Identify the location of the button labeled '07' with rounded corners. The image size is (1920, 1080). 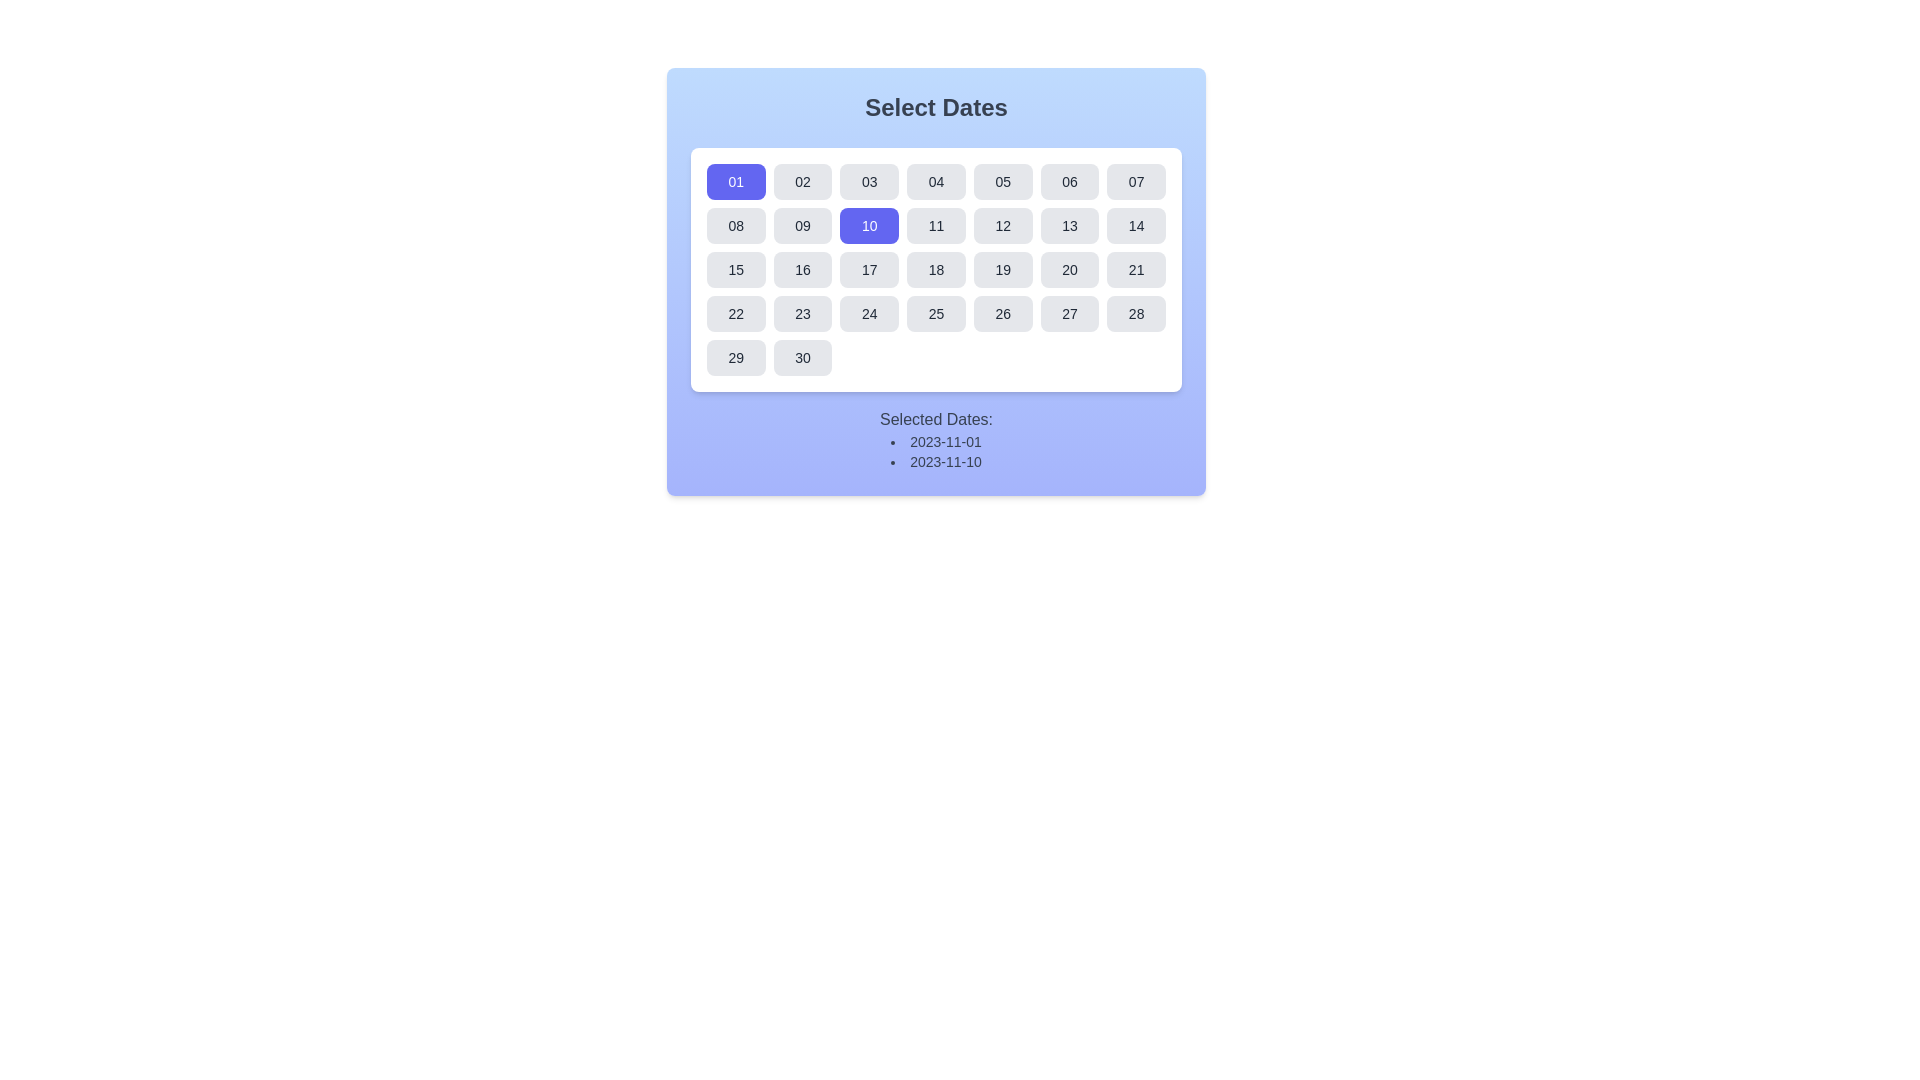
(1136, 181).